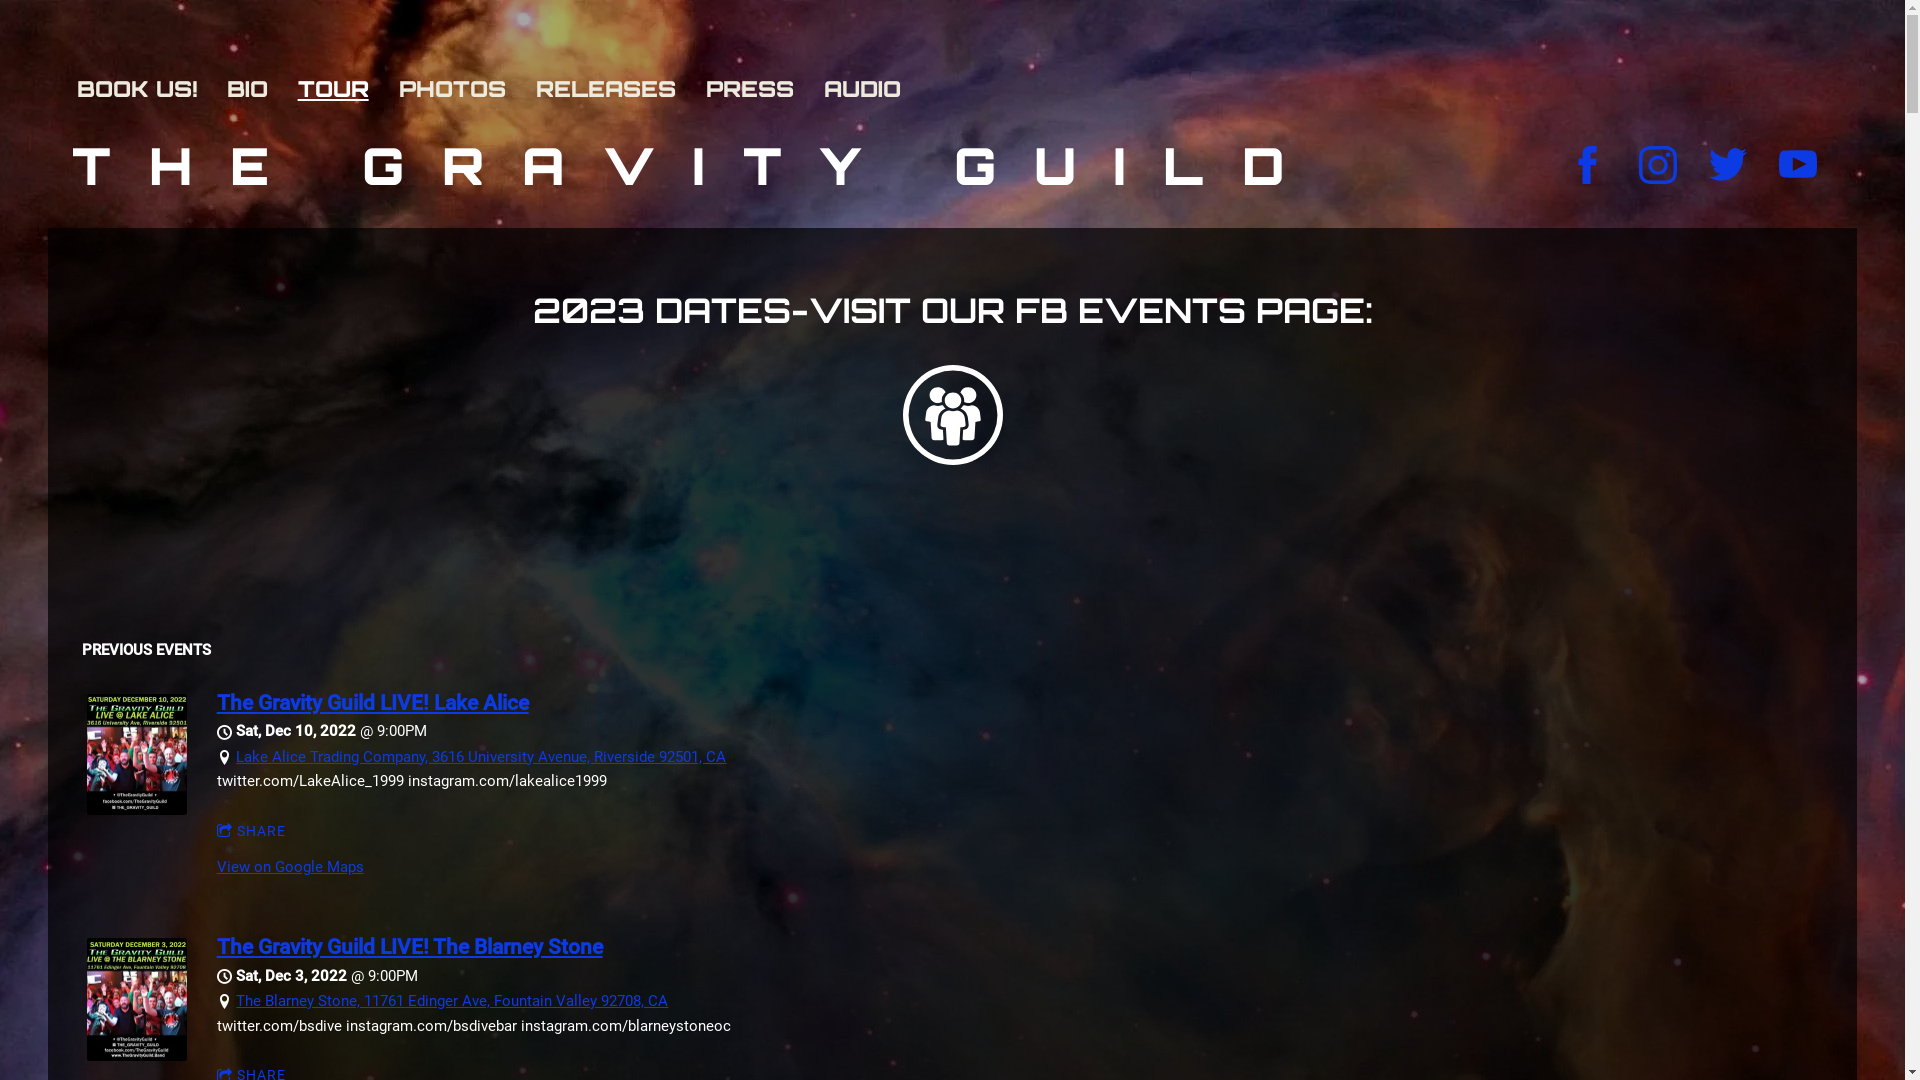 The width and height of the screenshot is (1920, 1080). What do you see at coordinates (872, 87) in the screenshot?
I see `'AUDIO'` at bounding box center [872, 87].